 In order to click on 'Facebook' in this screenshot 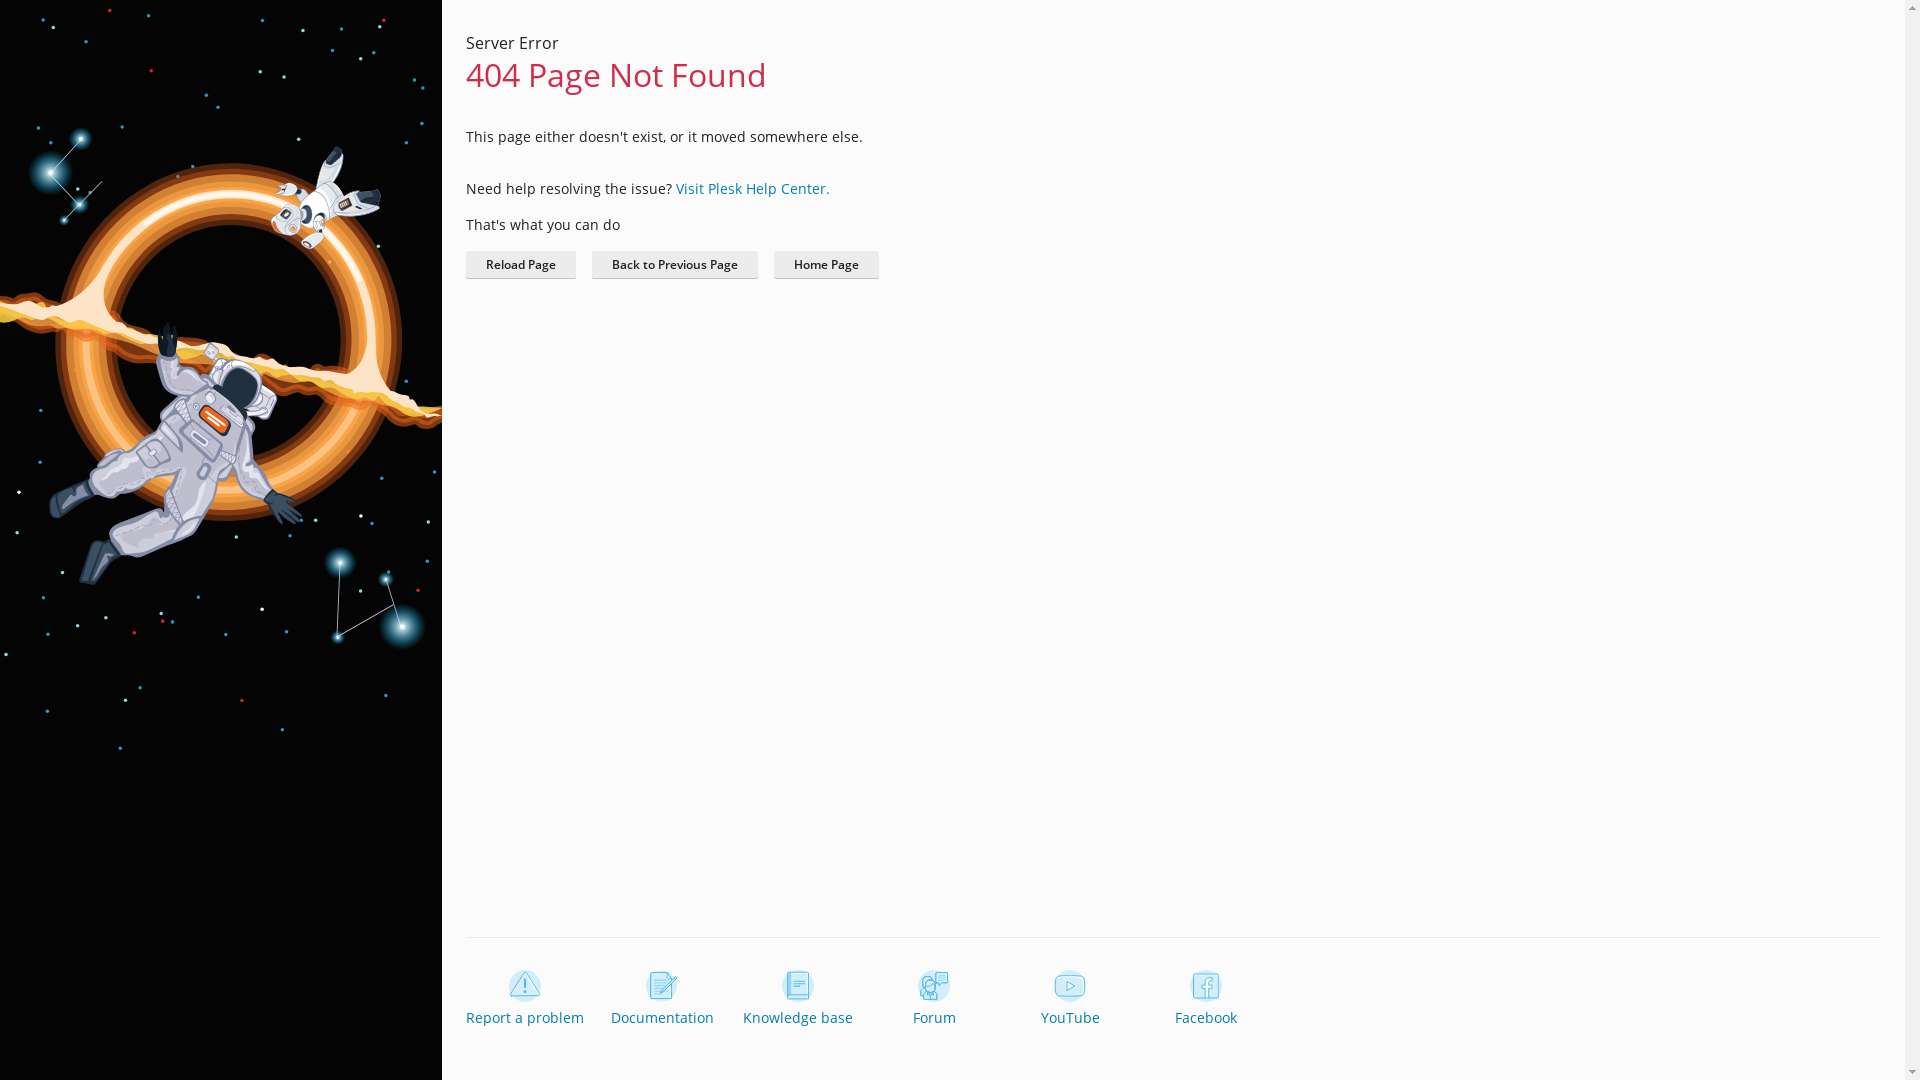, I will do `click(1204, 999)`.